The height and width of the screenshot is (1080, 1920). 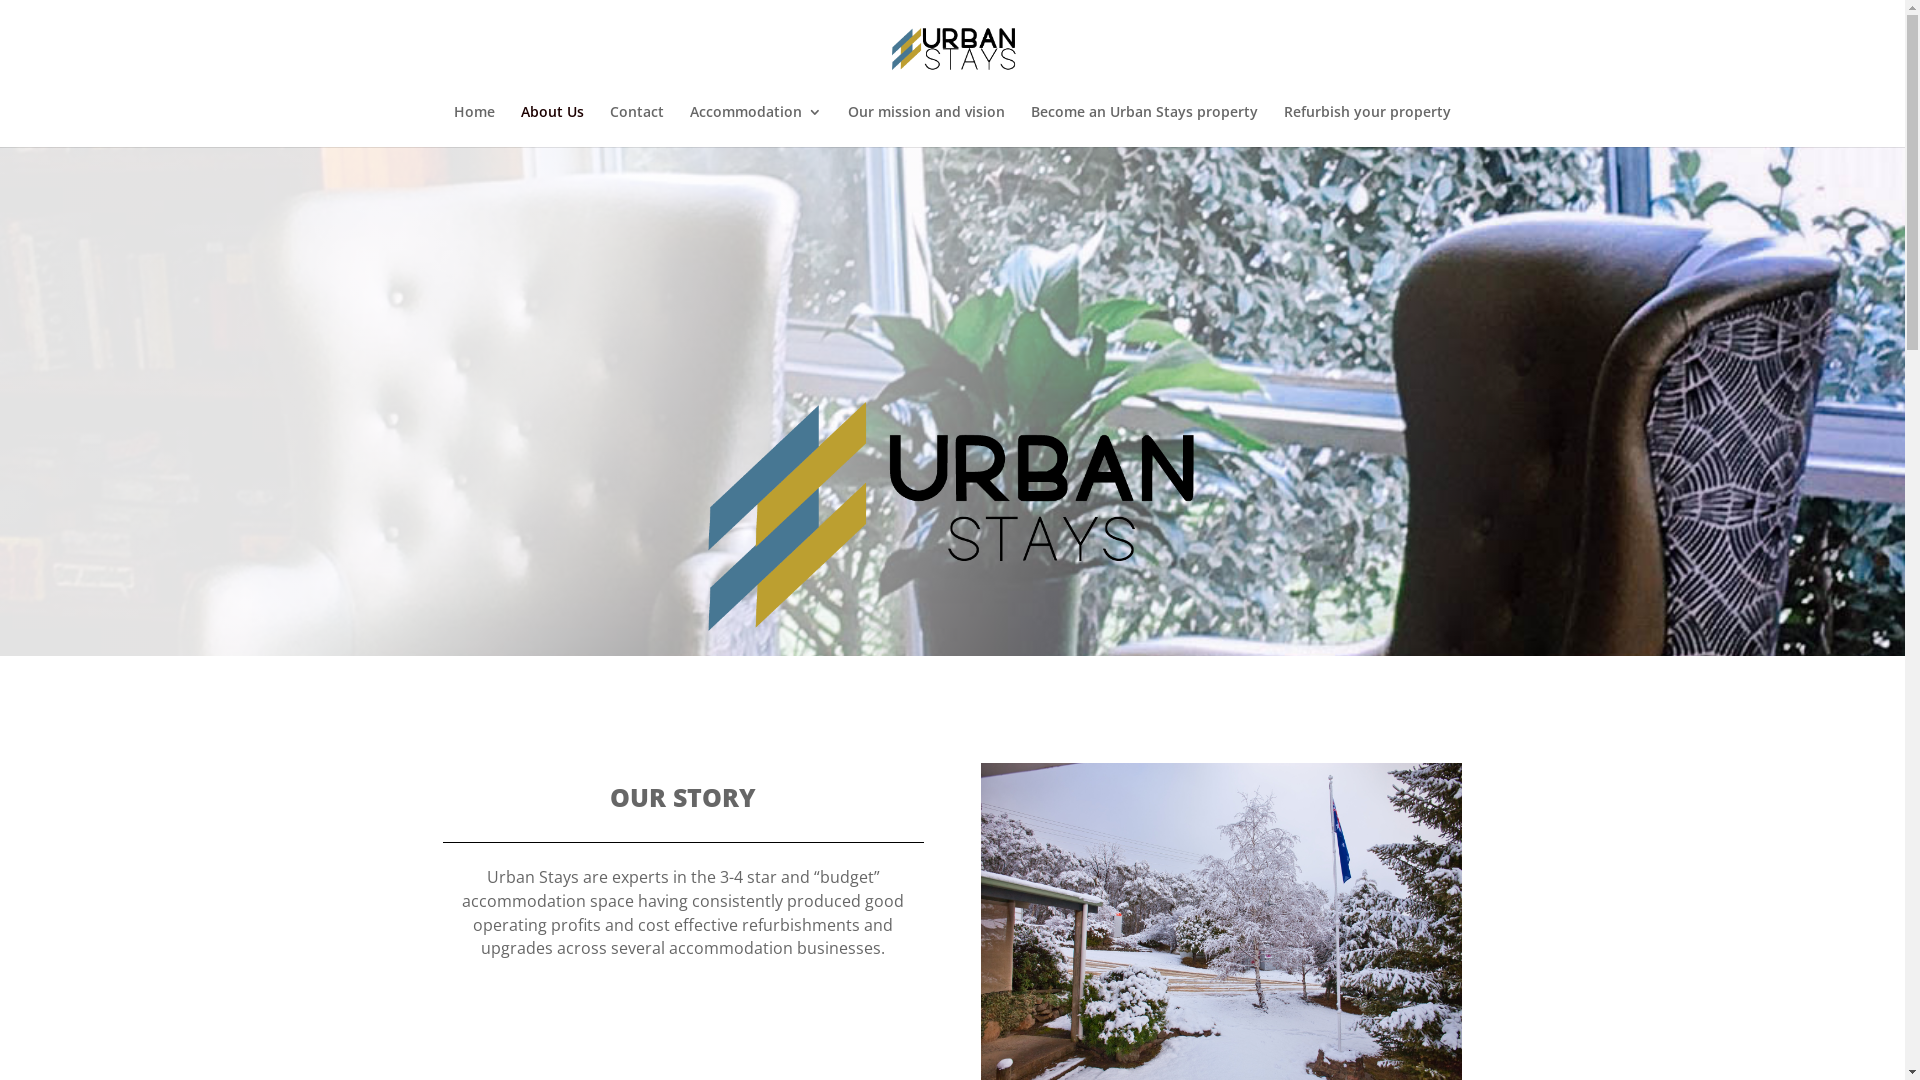 What do you see at coordinates (453, 126) in the screenshot?
I see `'Home'` at bounding box center [453, 126].